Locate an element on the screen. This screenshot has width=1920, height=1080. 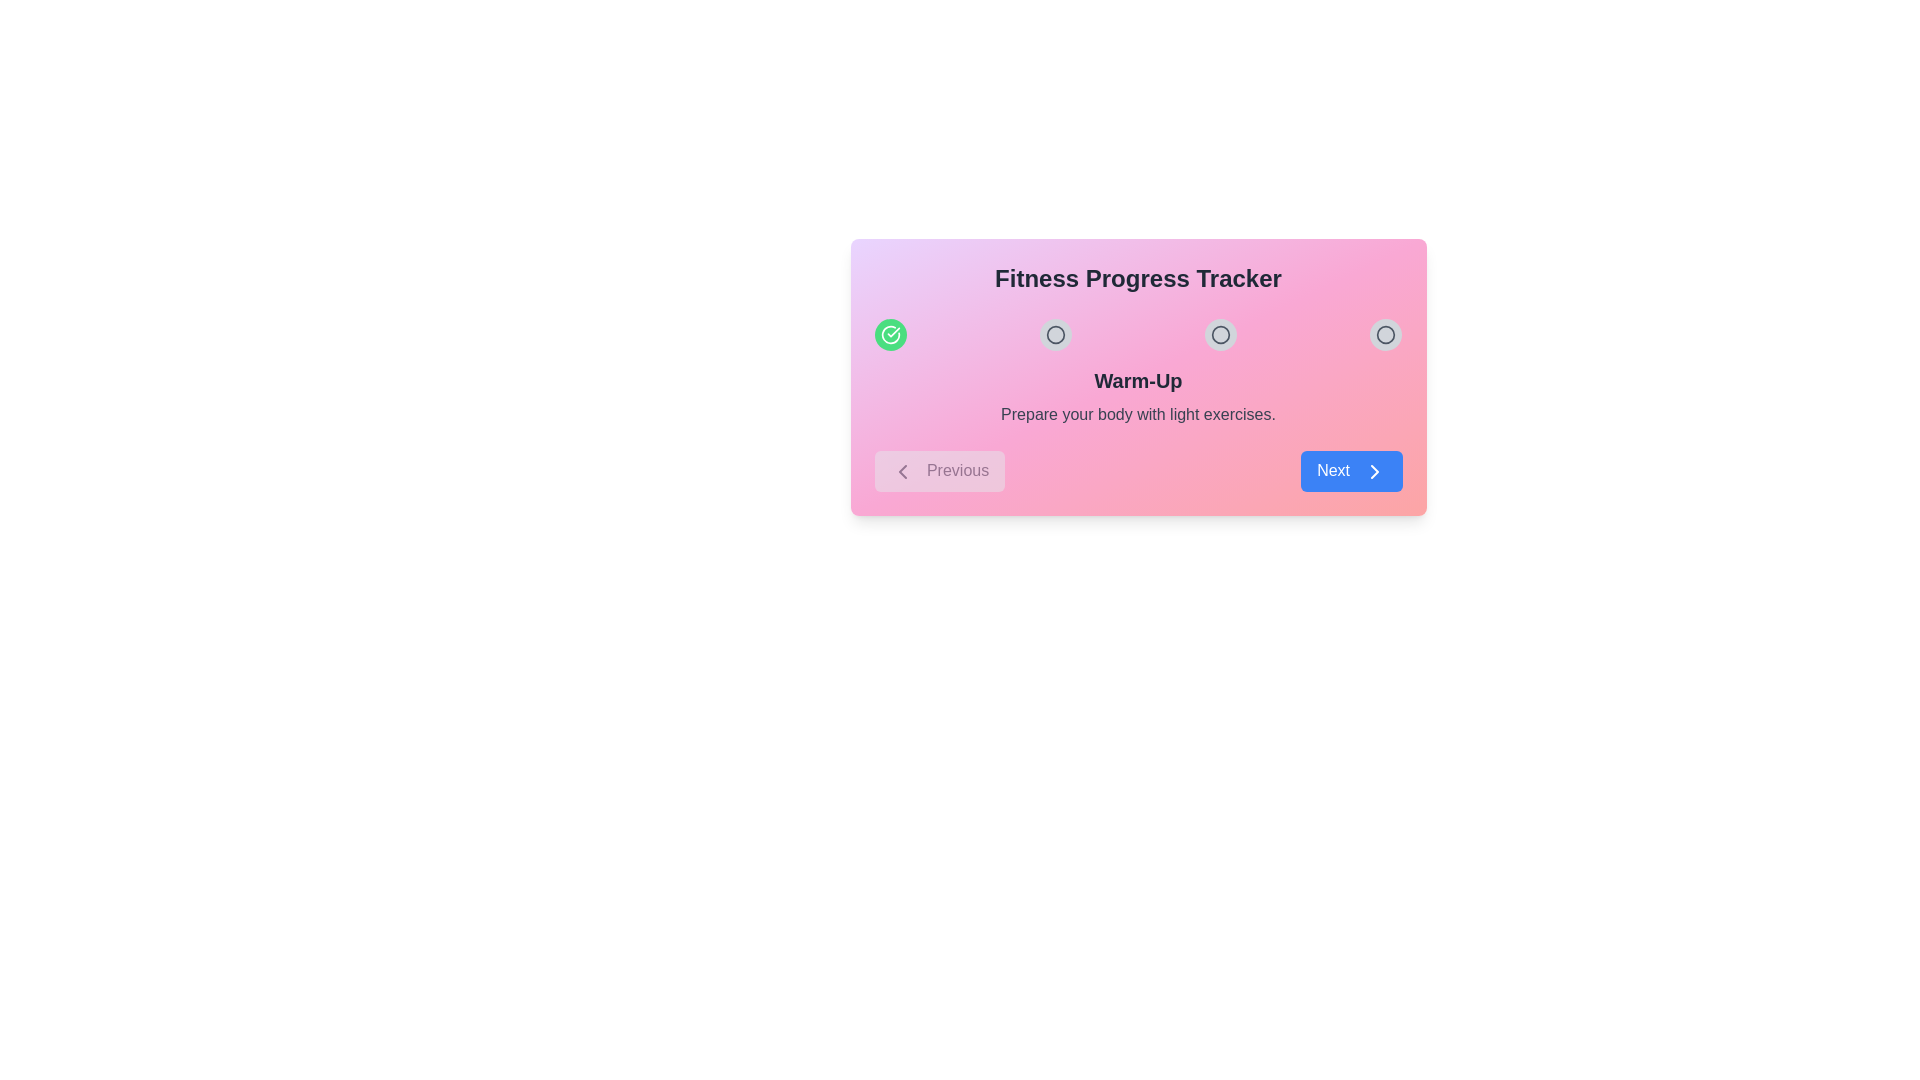
the text displaying 'Prepare your body with light exercises.' which is positioned under the 'Warm-Up' heading is located at coordinates (1138, 414).